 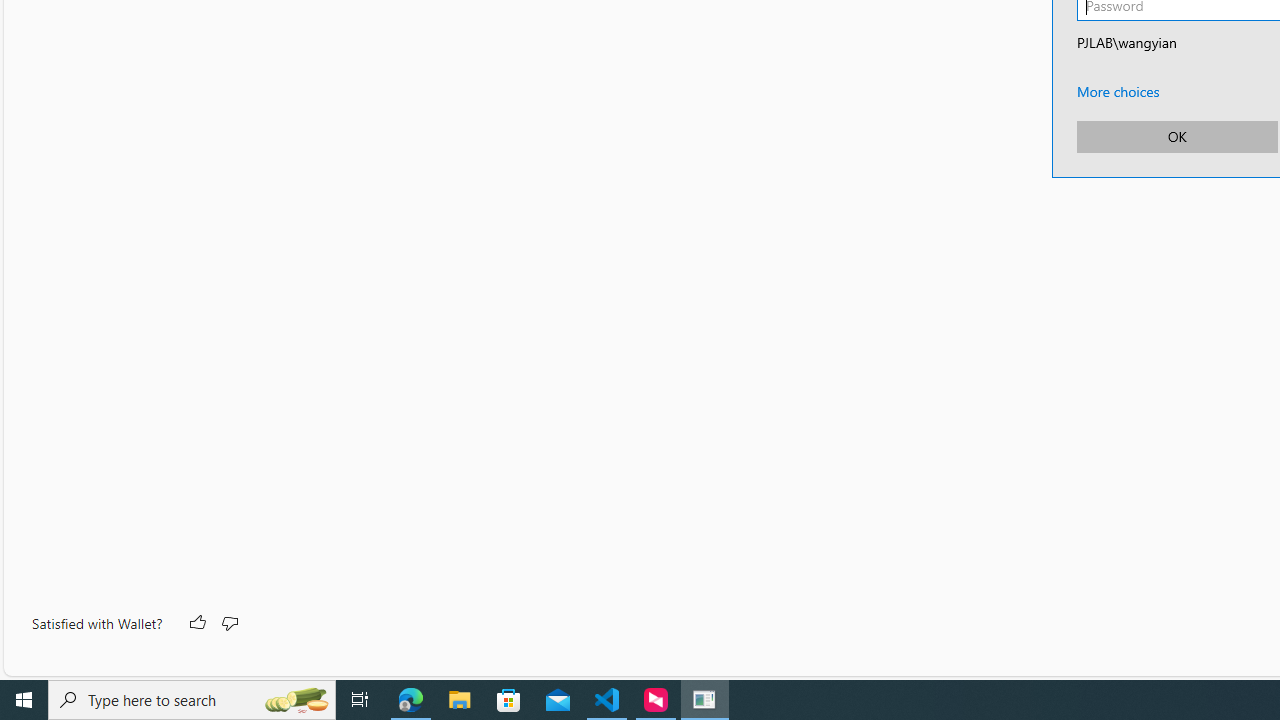 What do you see at coordinates (359, 698) in the screenshot?
I see `'Task View'` at bounding box center [359, 698].